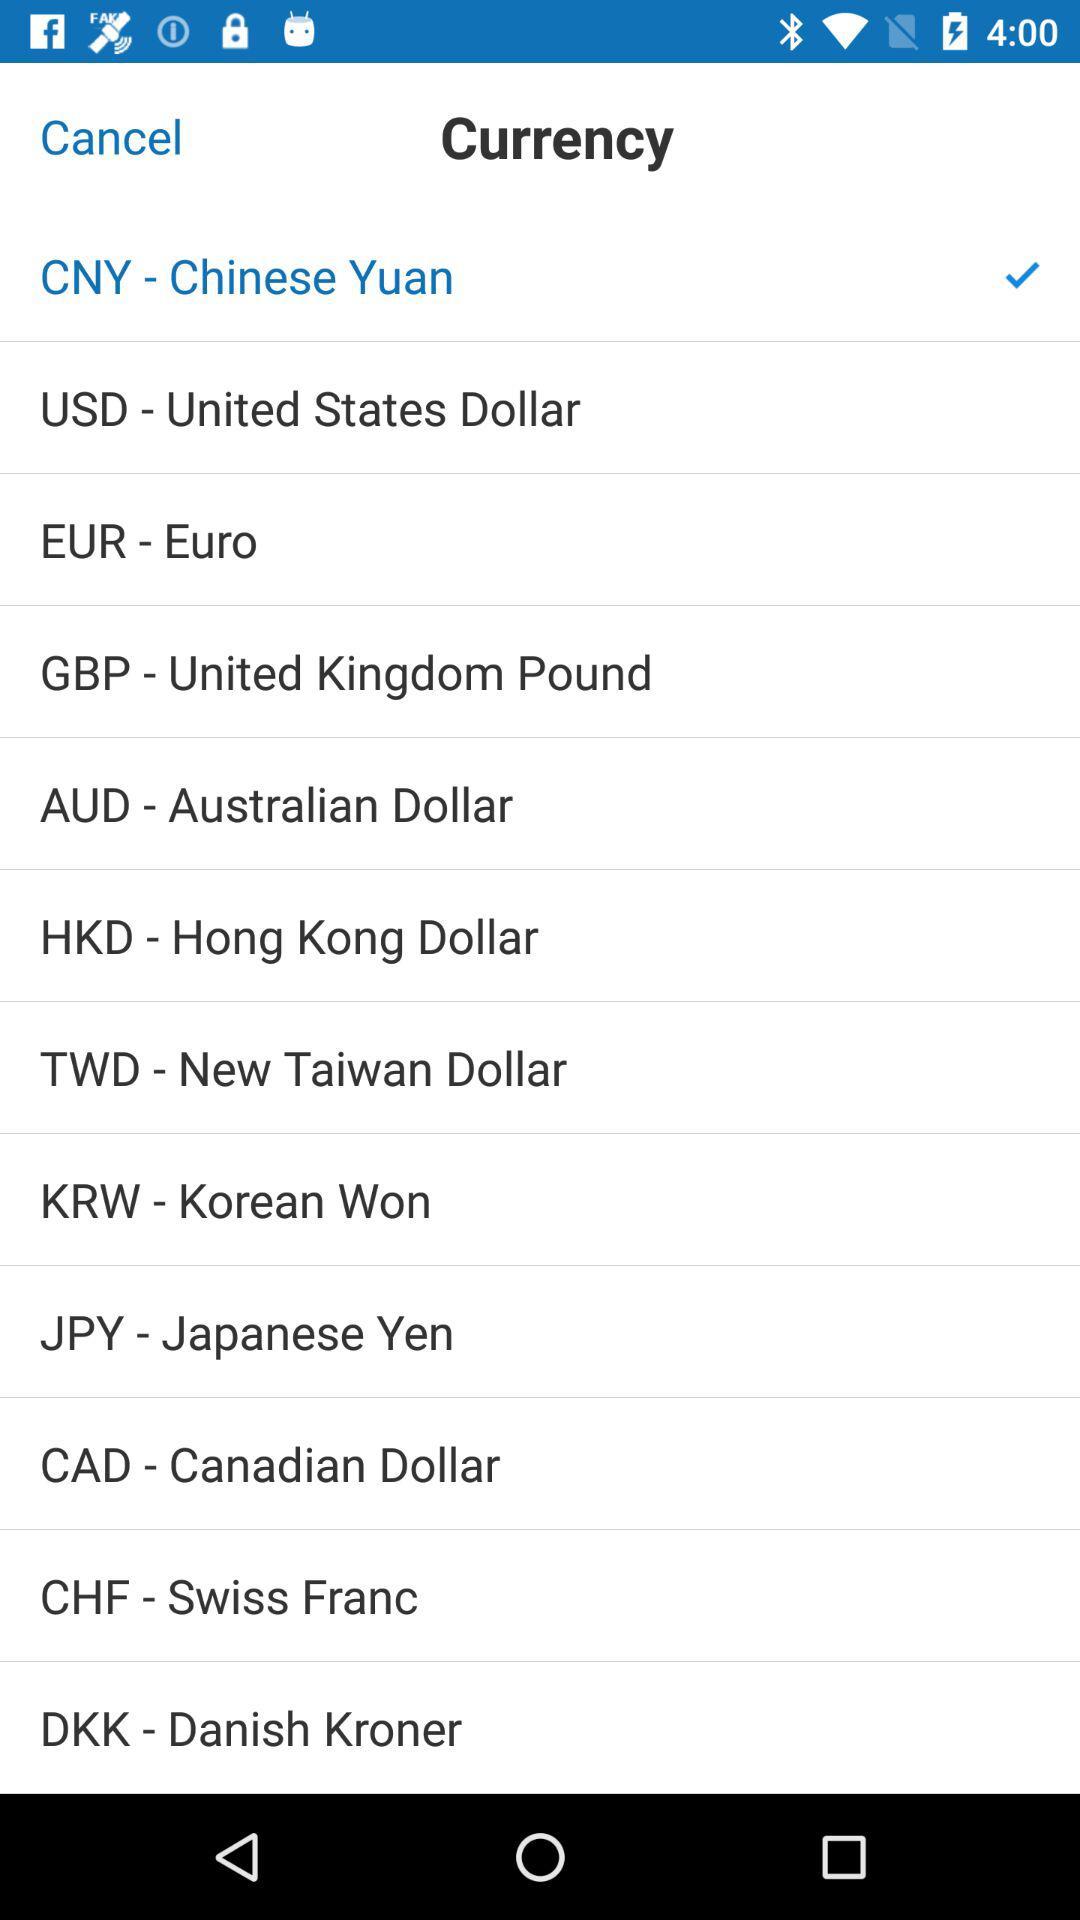  What do you see at coordinates (540, 1066) in the screenshot?
I see `twd new taiwan icon` at bounding box center [540, 1066].